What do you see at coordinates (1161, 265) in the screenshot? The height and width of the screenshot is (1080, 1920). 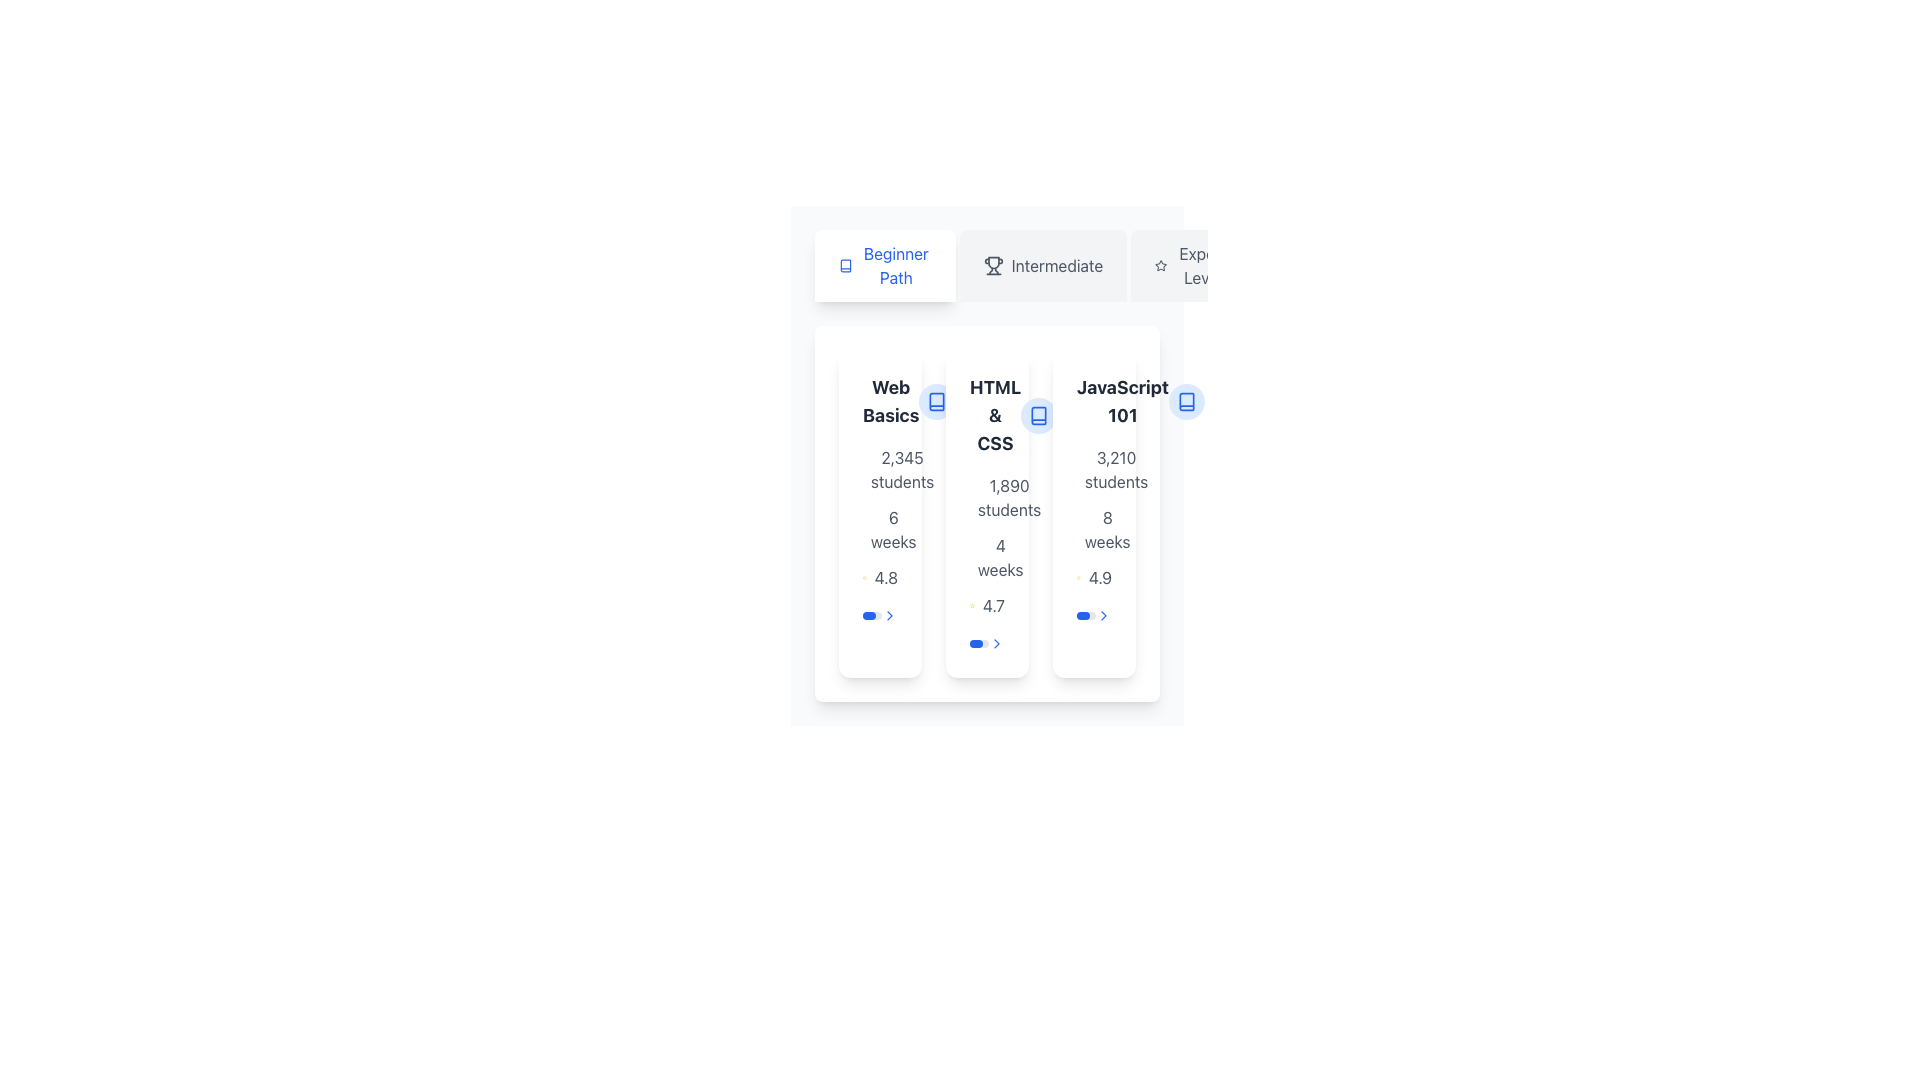 I see `the star-shaped icon with a hollow center and thin outline, located to the left of the text 'Expert Level' within the button-like structure` at bounding box center [1161, 265].